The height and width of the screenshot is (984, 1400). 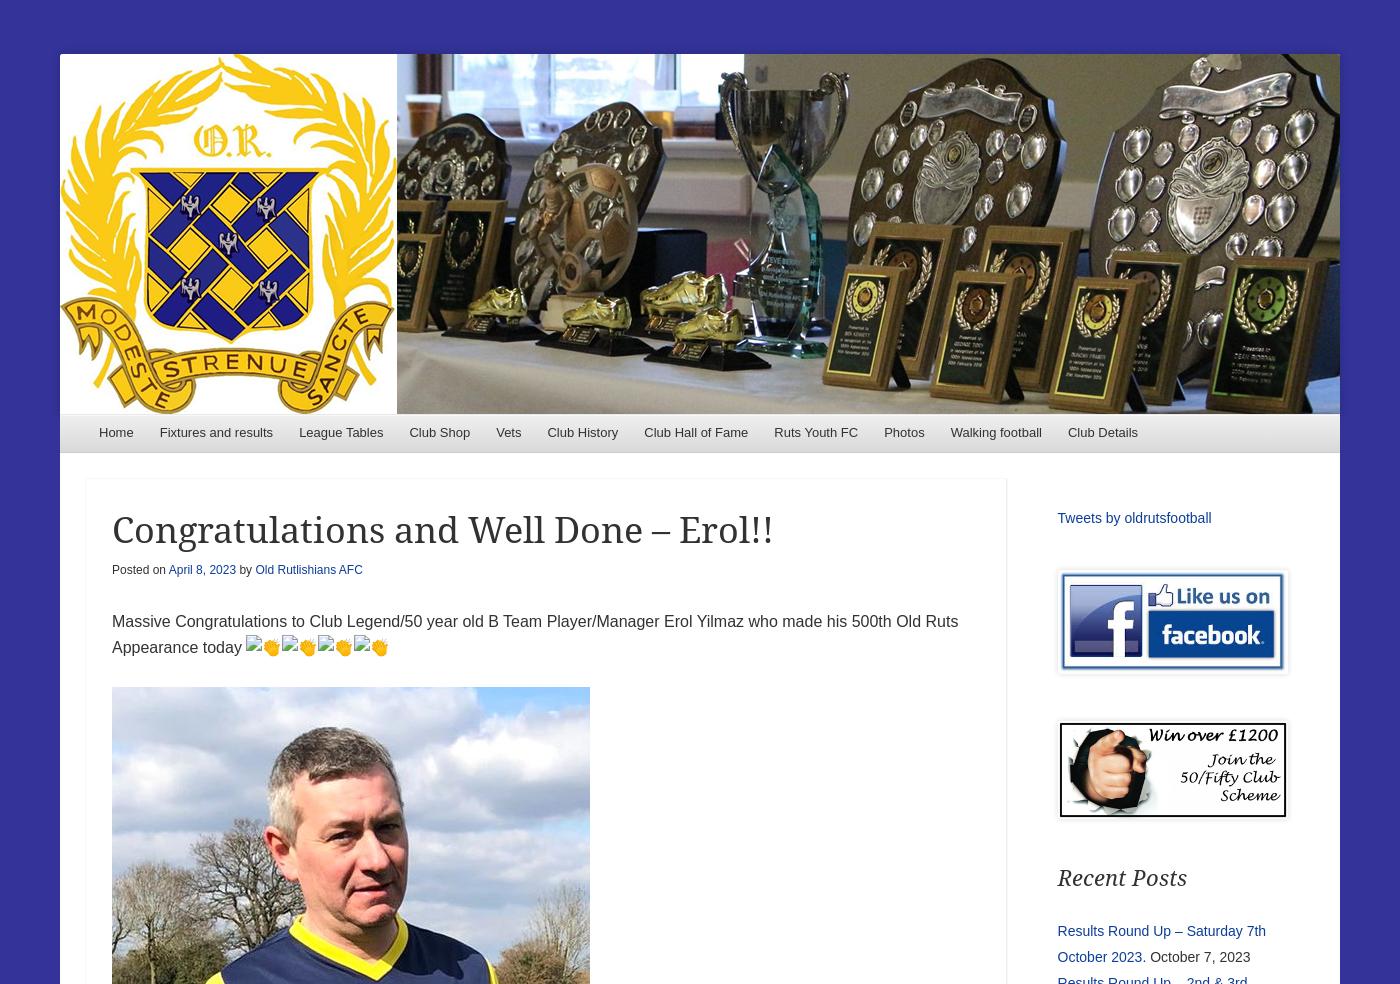 I want to click on 'Congratulations and Well Done – Erol!!', so click(x=442, y=529).